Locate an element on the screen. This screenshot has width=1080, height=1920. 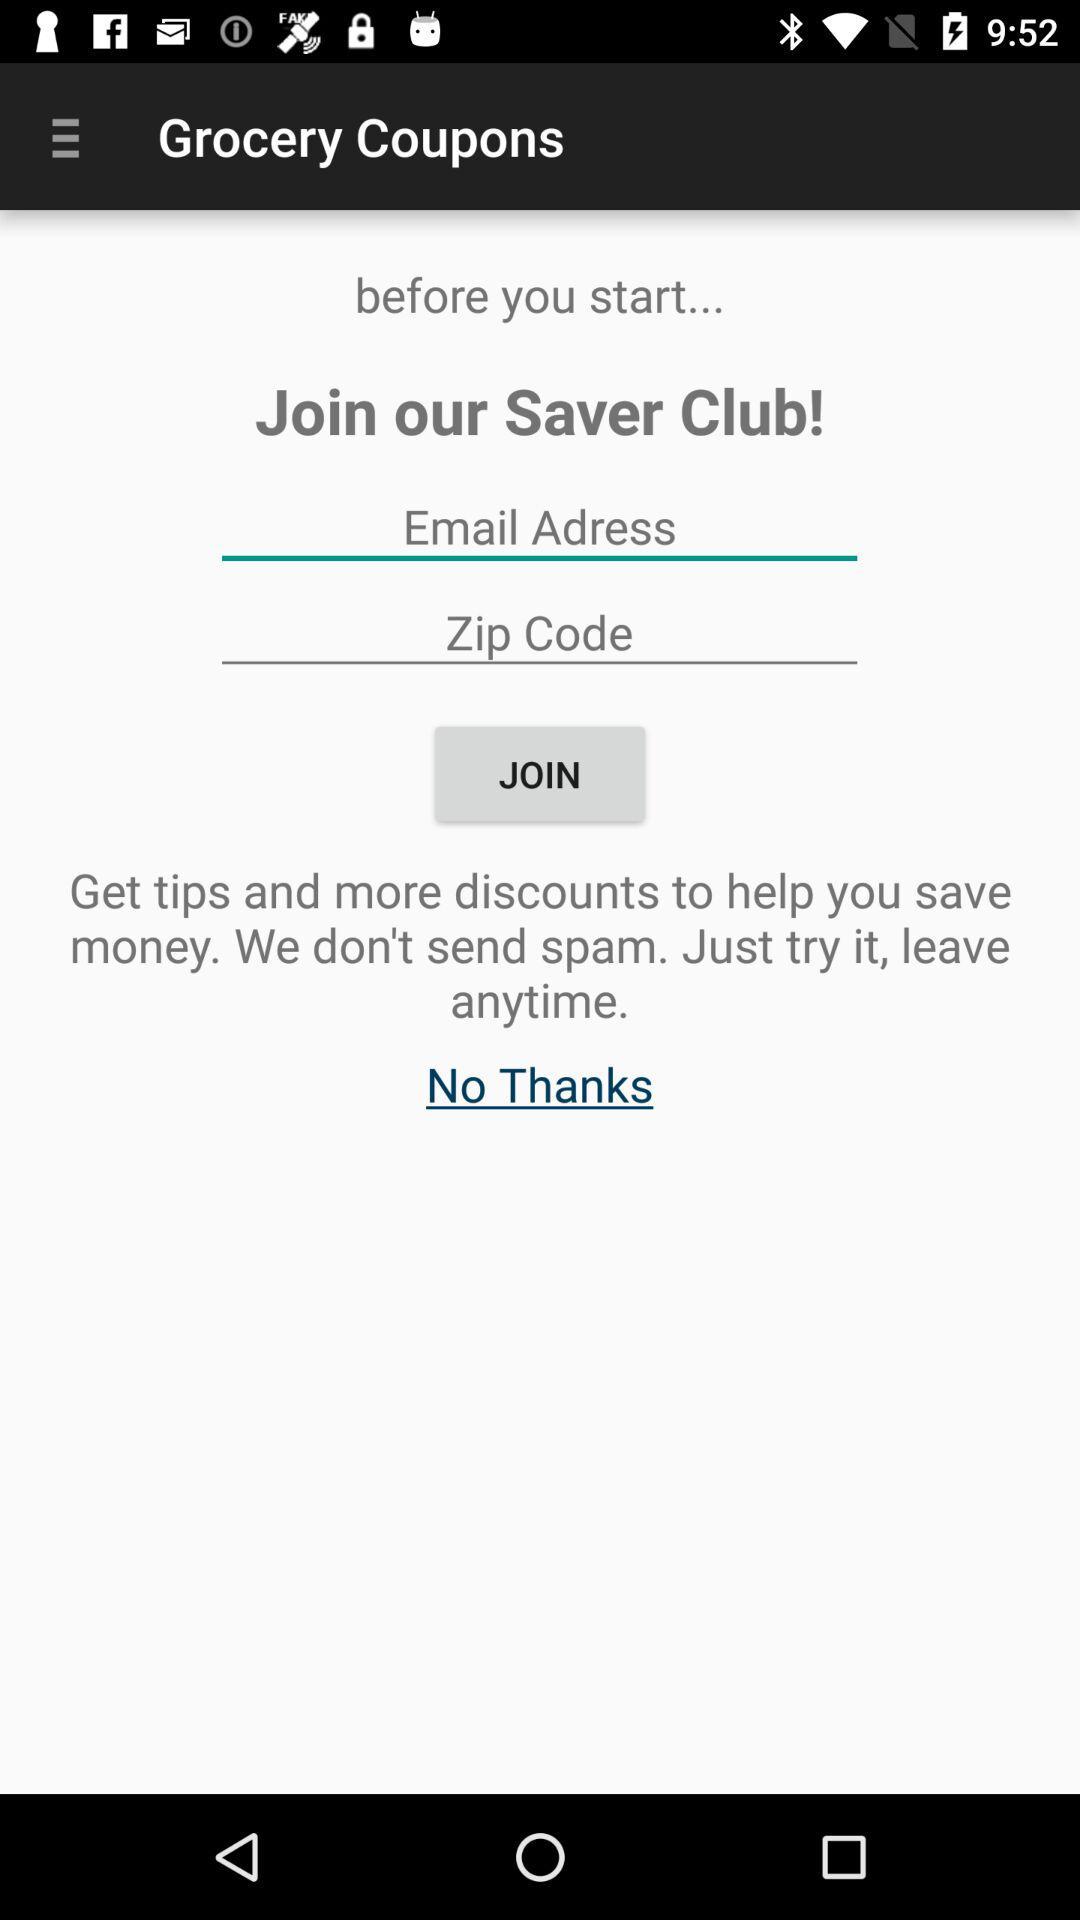
text box for entering zipcode is located at coordinates (538, 630).